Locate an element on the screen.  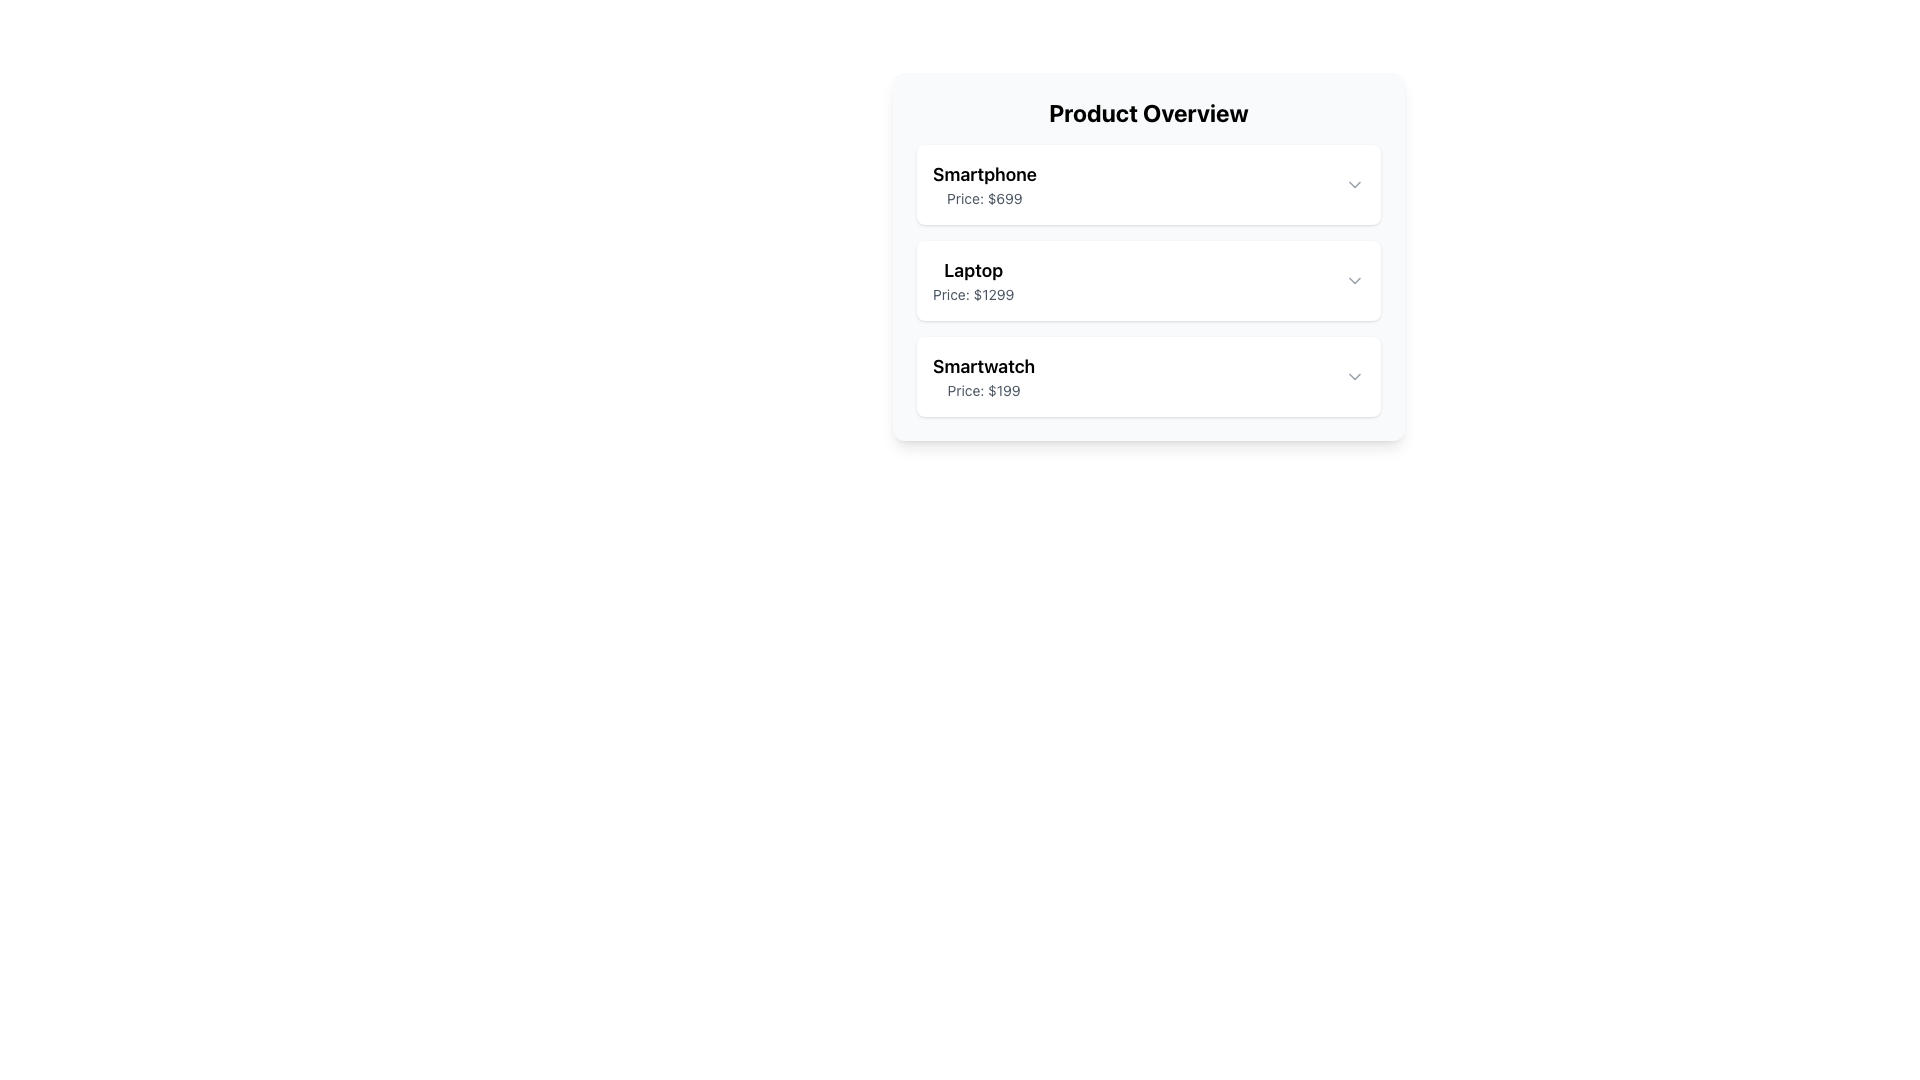
the 'Smartwatch' product card, which includes a bold title and price details is located at coordinates (1148, 377).